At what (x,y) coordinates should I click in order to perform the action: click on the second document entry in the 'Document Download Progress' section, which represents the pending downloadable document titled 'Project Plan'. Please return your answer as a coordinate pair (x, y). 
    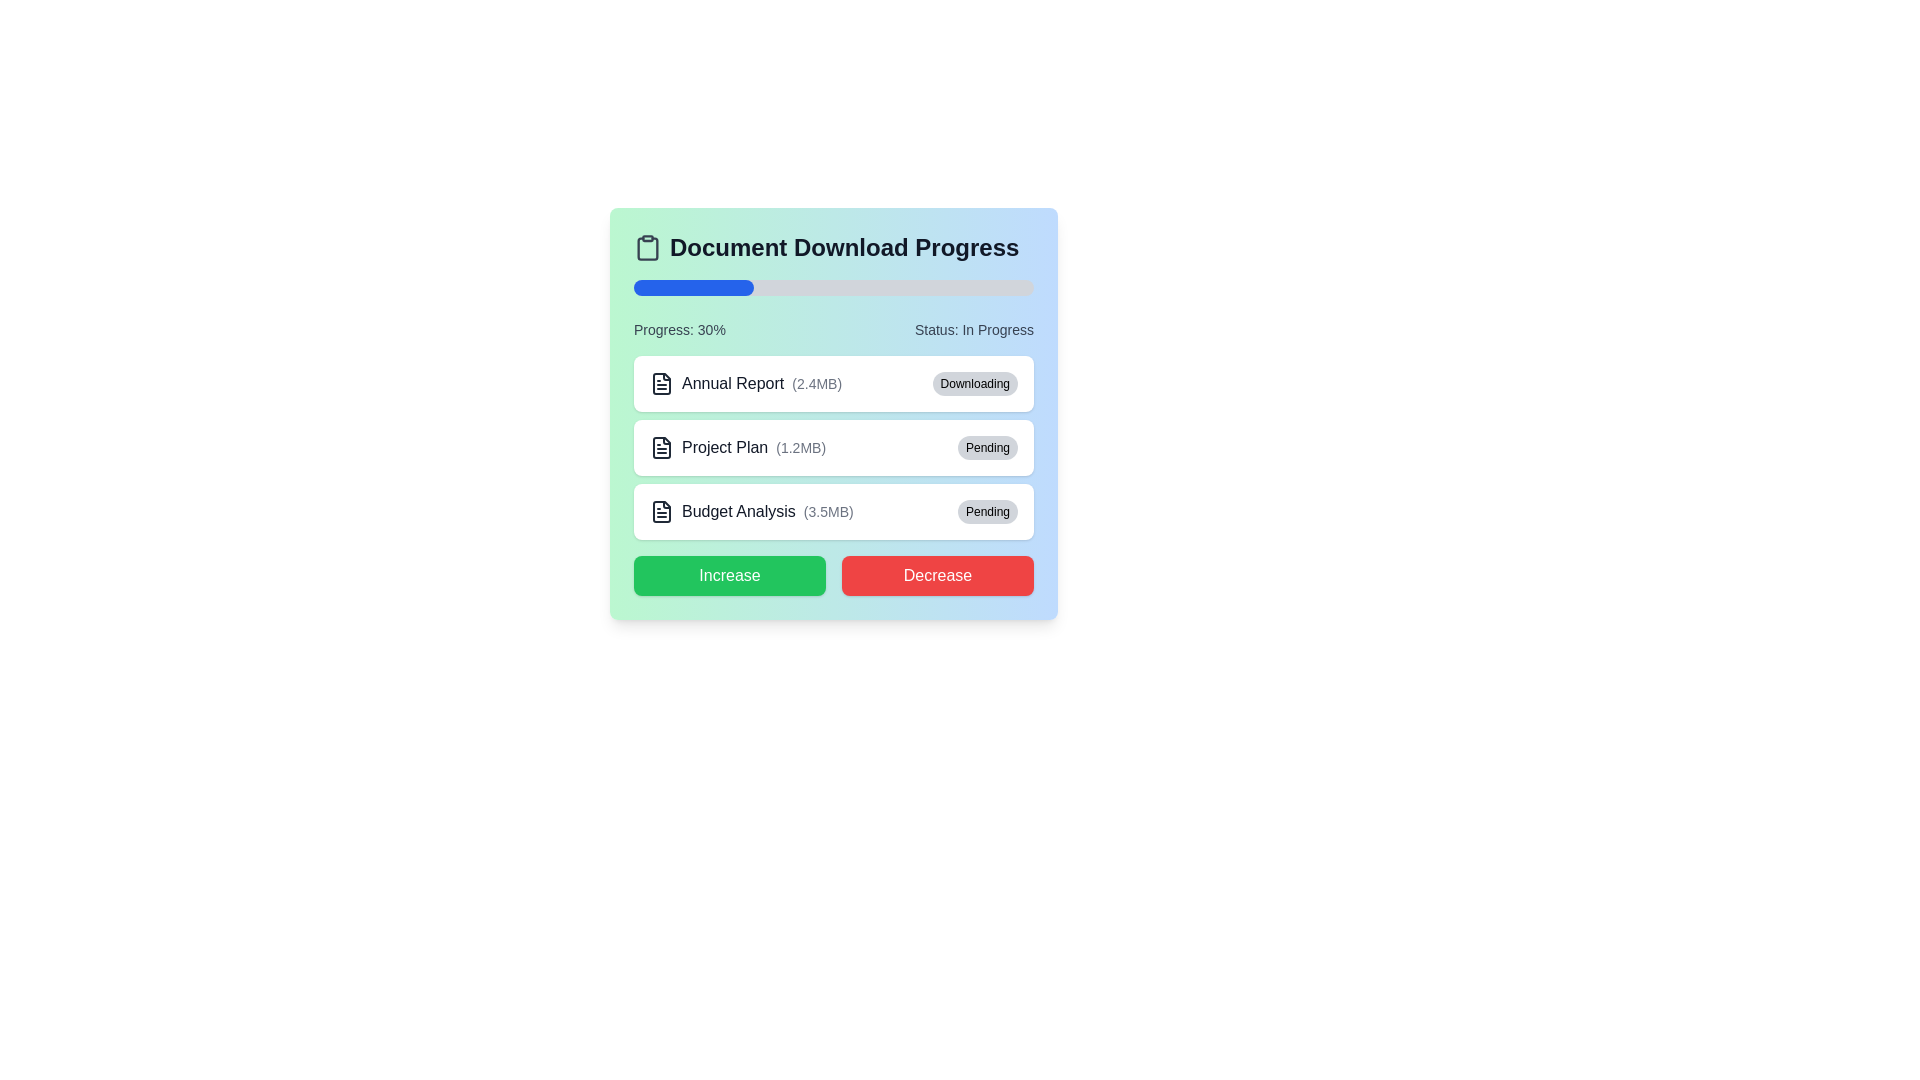
    Looking at the image, I should click on (834, 412).